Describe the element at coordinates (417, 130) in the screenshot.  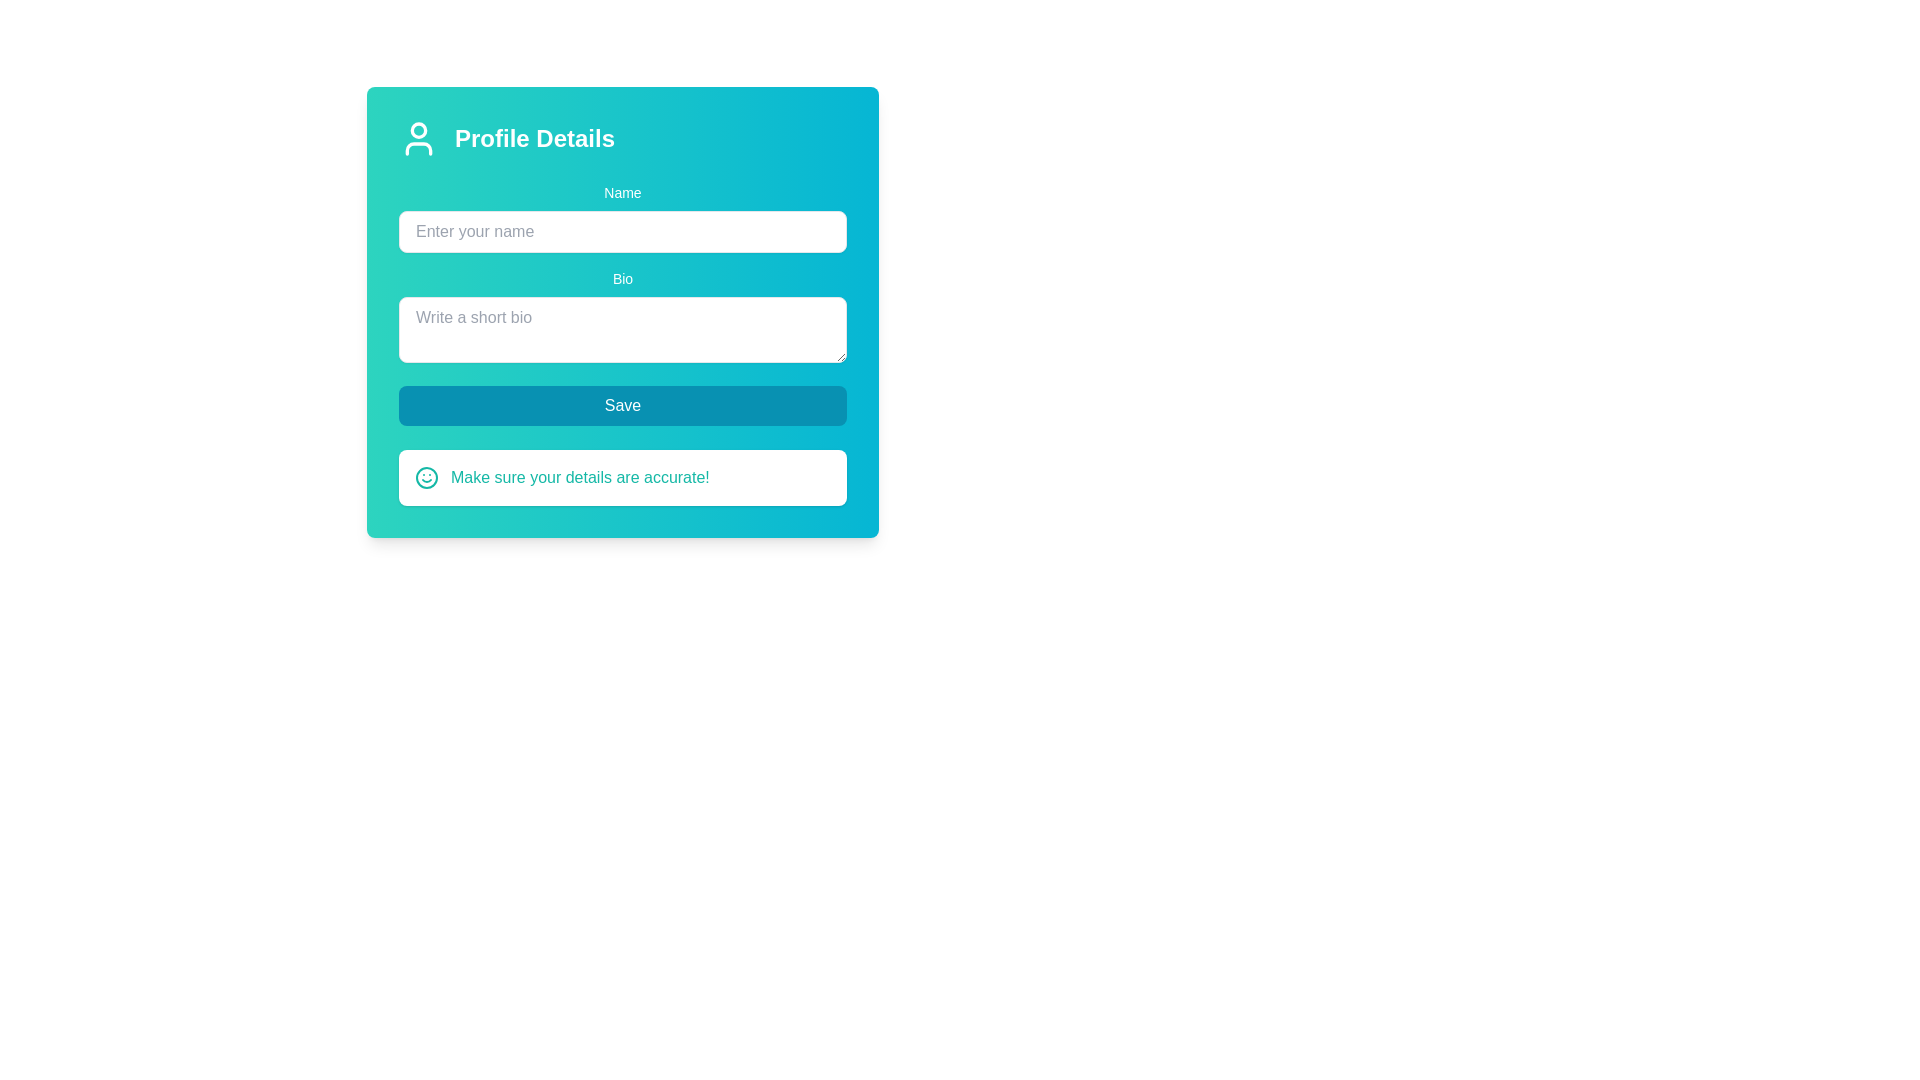
I see `the circular graphical element representing the head in the user profile icon located at the top left of the 'Profile Details' panel` at that location.